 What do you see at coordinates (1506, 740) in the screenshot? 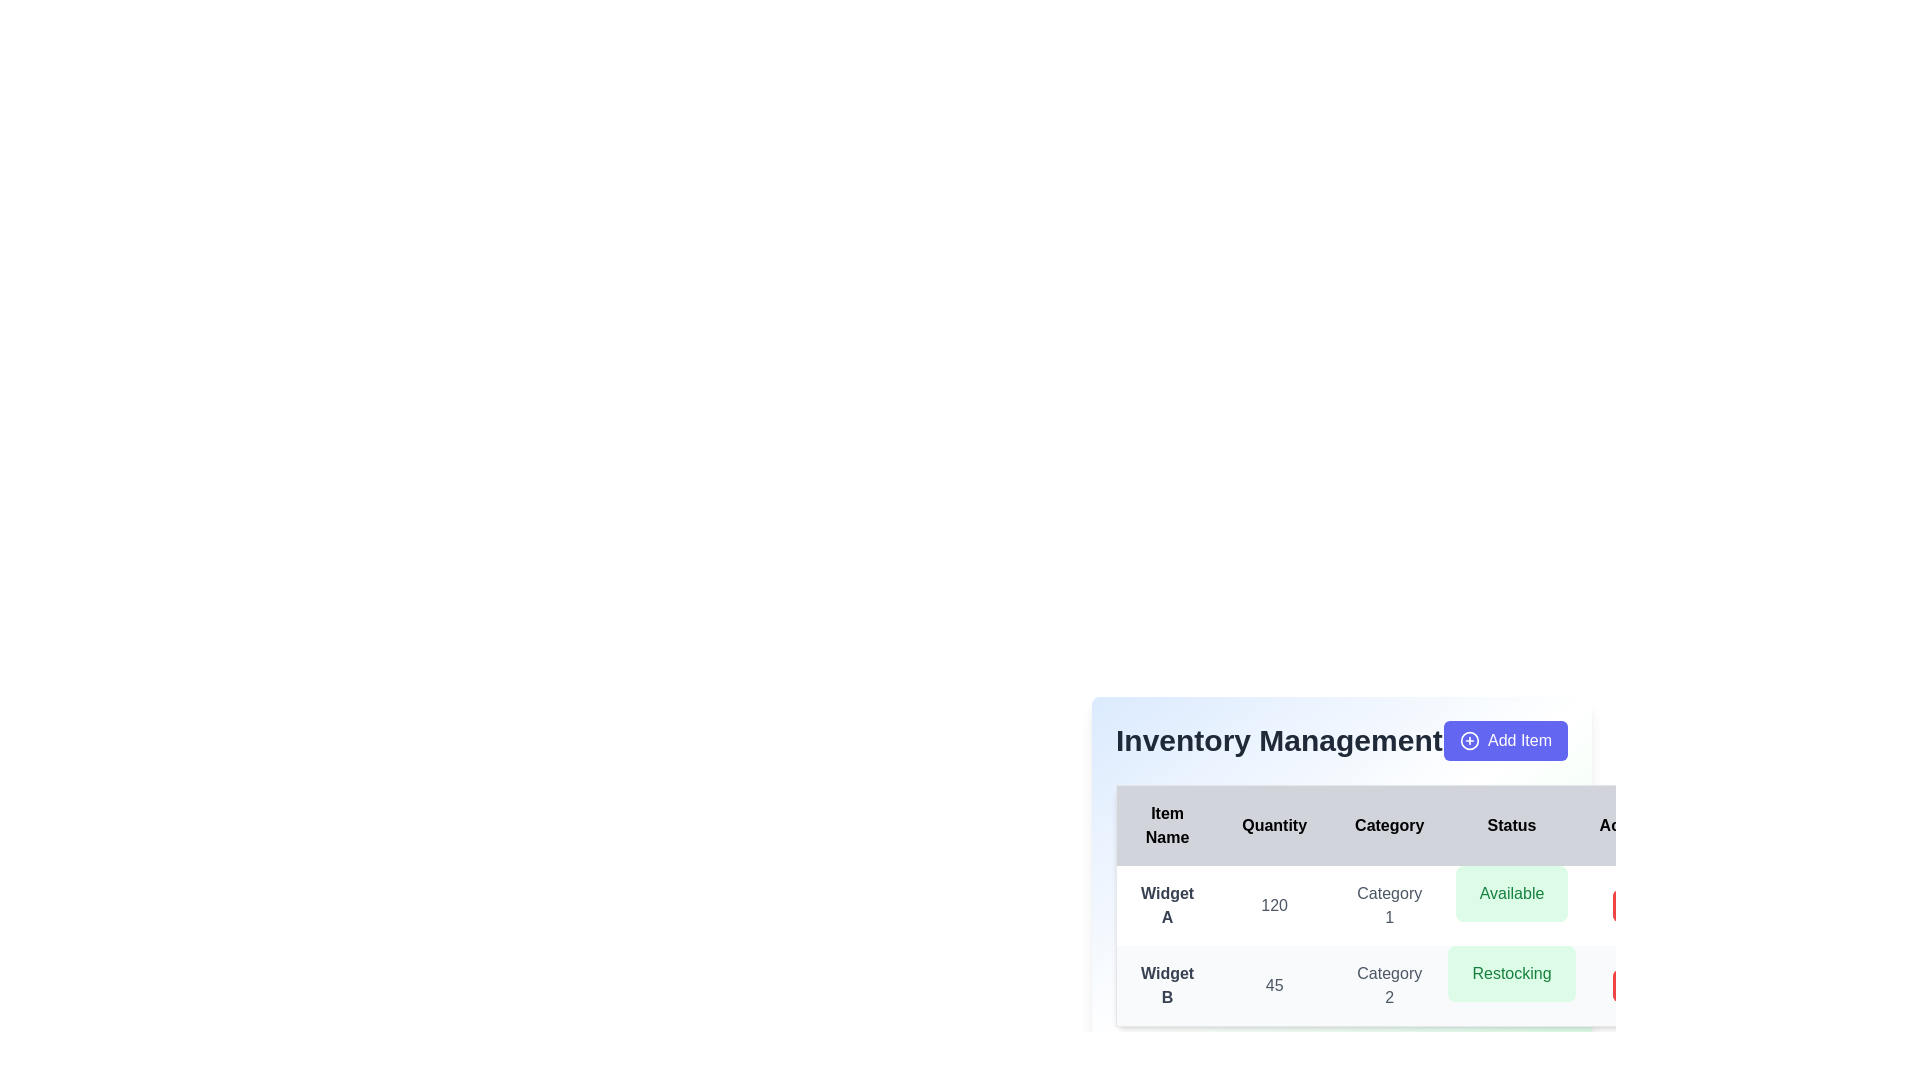
I see `the 'Add Item' button with a vivid indigo background and white text for keyboard navigation` at bounding box center [1506, 740].